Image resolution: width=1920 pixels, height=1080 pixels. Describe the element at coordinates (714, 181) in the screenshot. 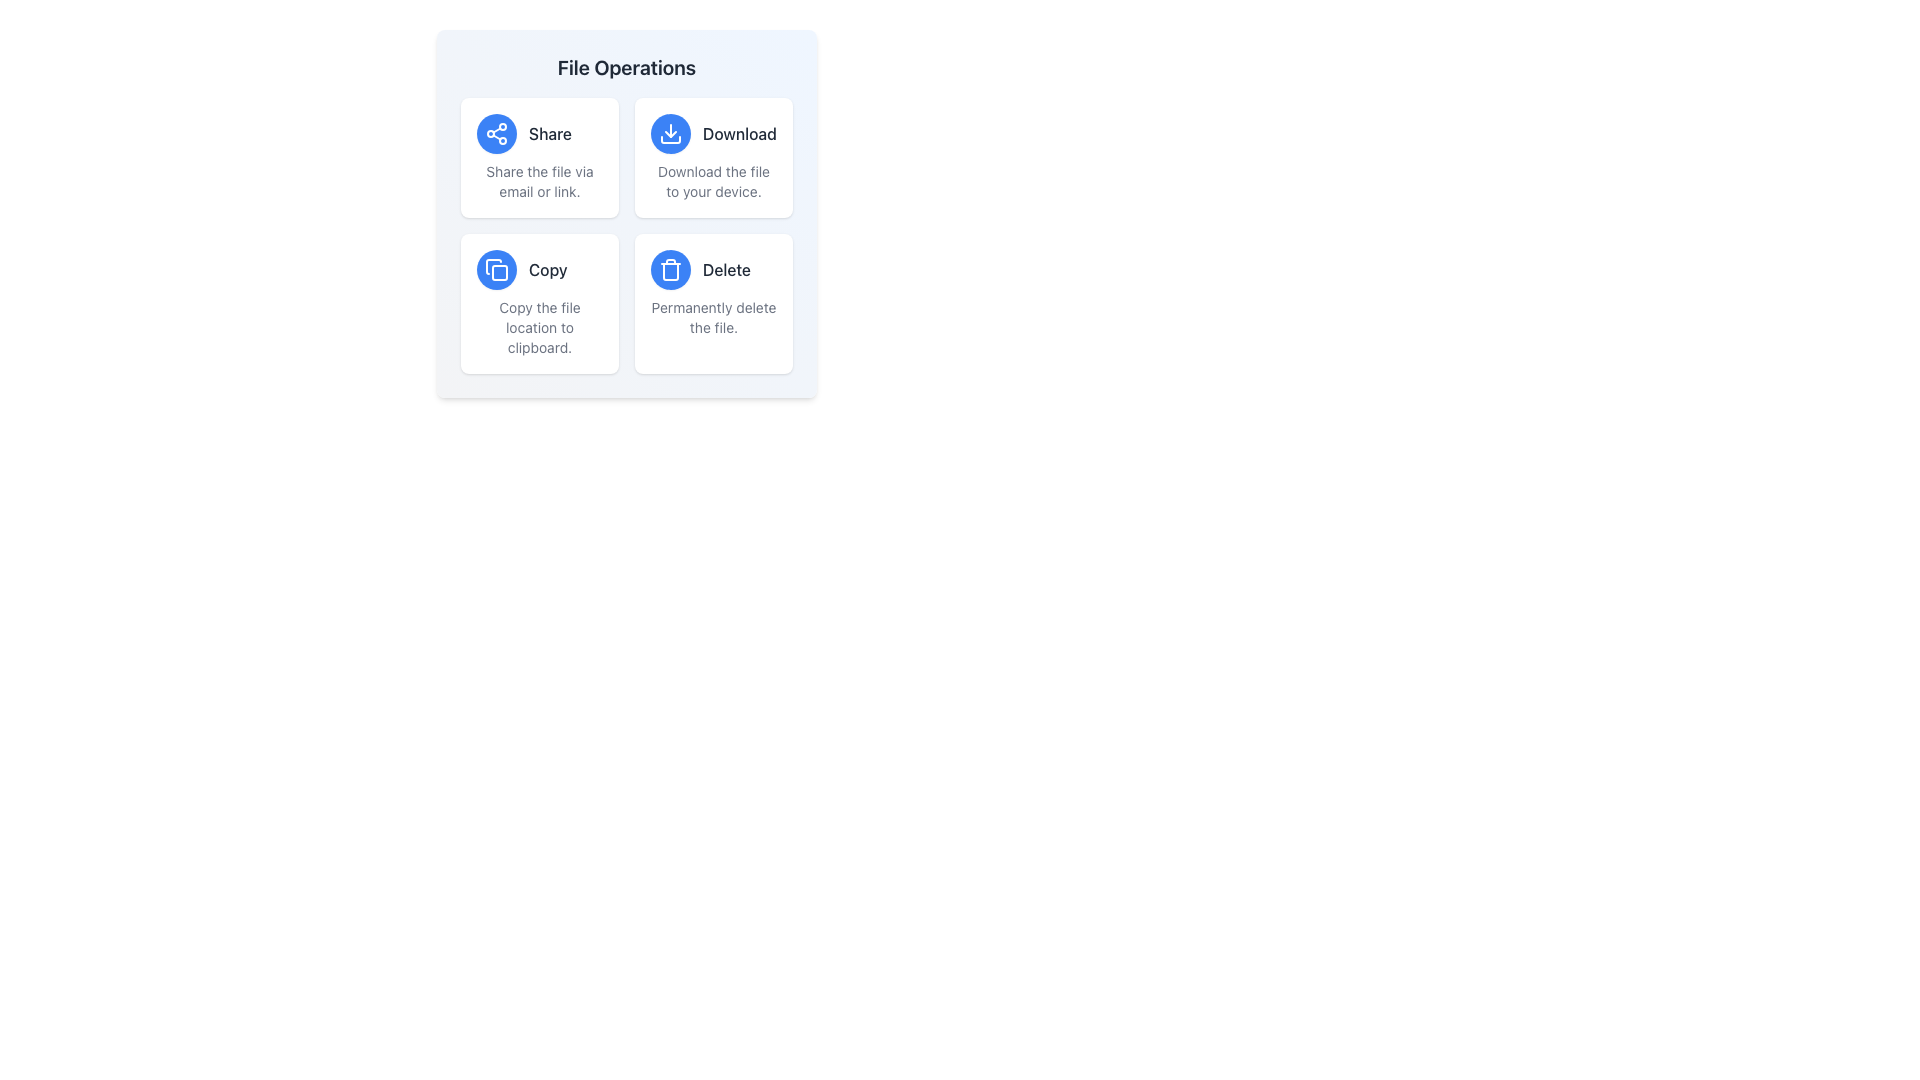

I see `the static text label that displays 'Download the file to your device.' located under the 'Download' label in the top-right card of the UI` at that location.